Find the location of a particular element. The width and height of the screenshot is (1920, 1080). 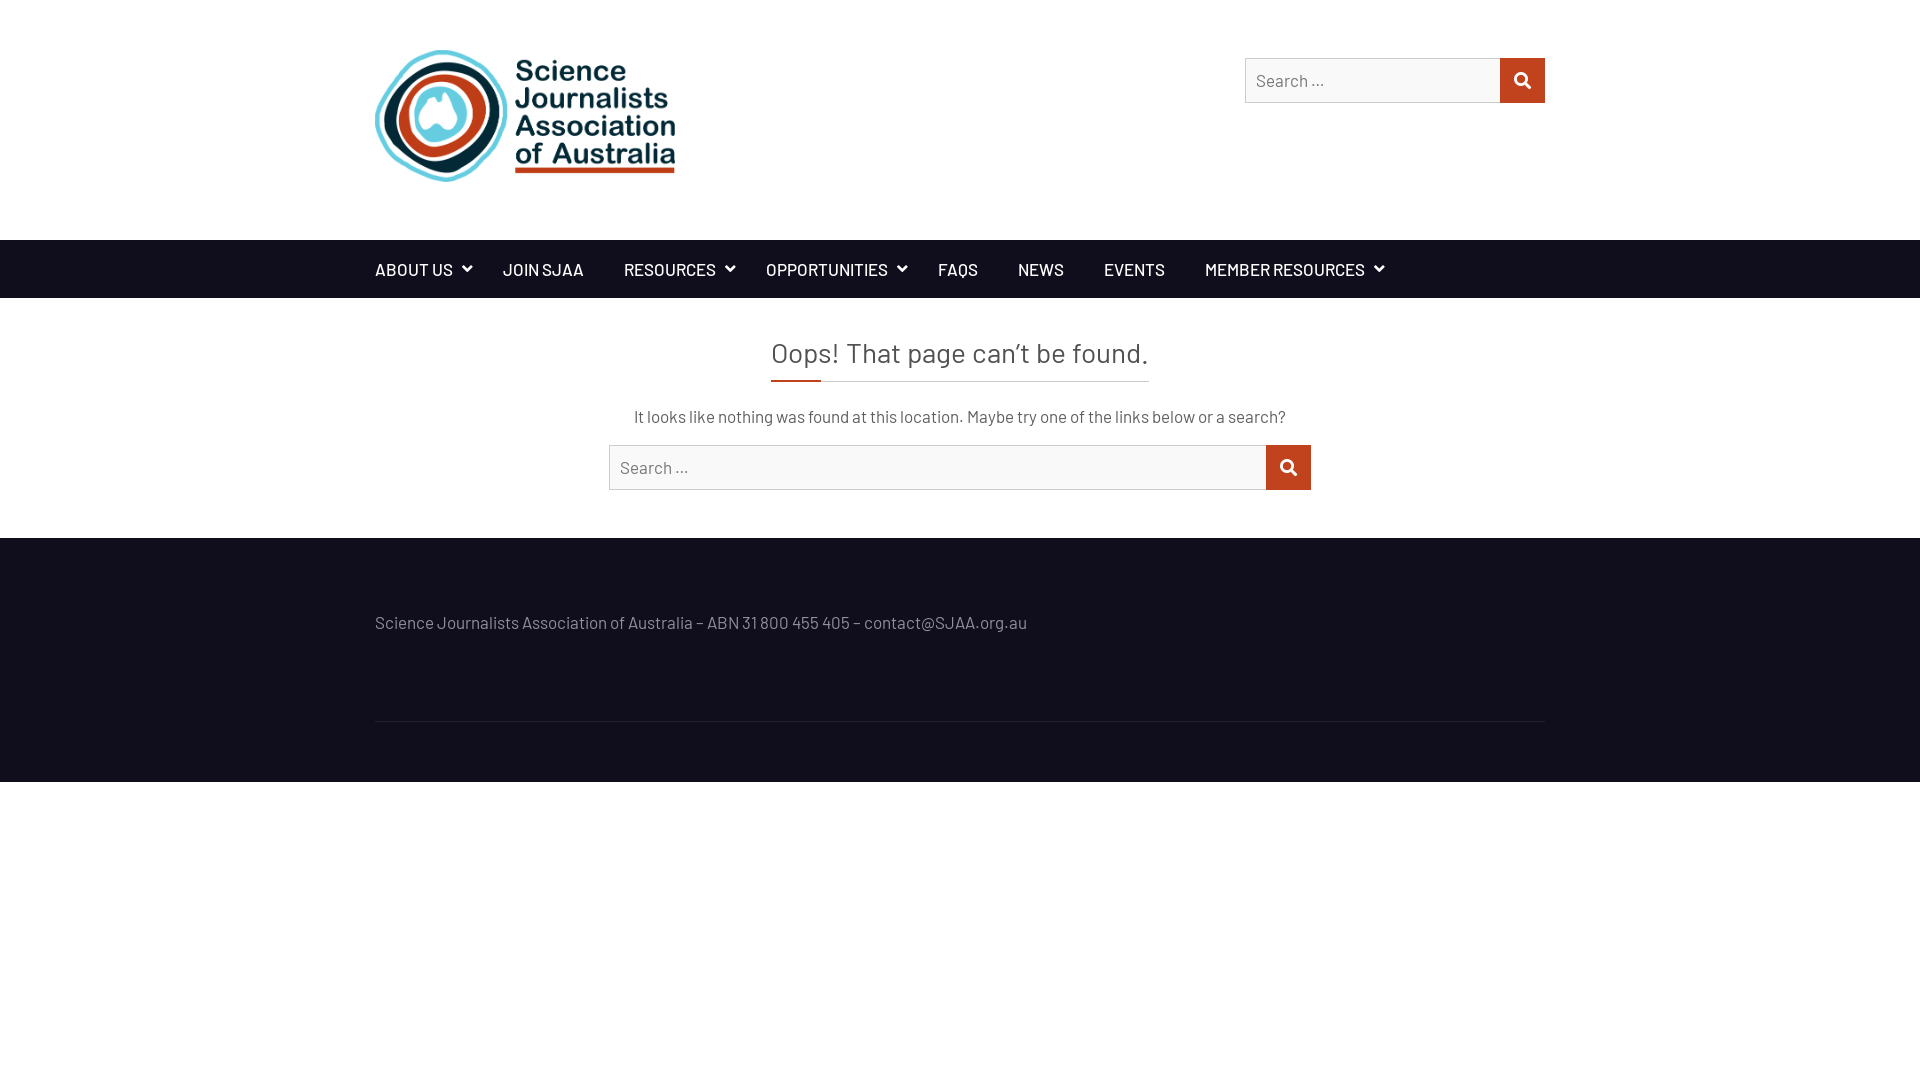

'RESOURCES' is located at coordinates (675, 268).